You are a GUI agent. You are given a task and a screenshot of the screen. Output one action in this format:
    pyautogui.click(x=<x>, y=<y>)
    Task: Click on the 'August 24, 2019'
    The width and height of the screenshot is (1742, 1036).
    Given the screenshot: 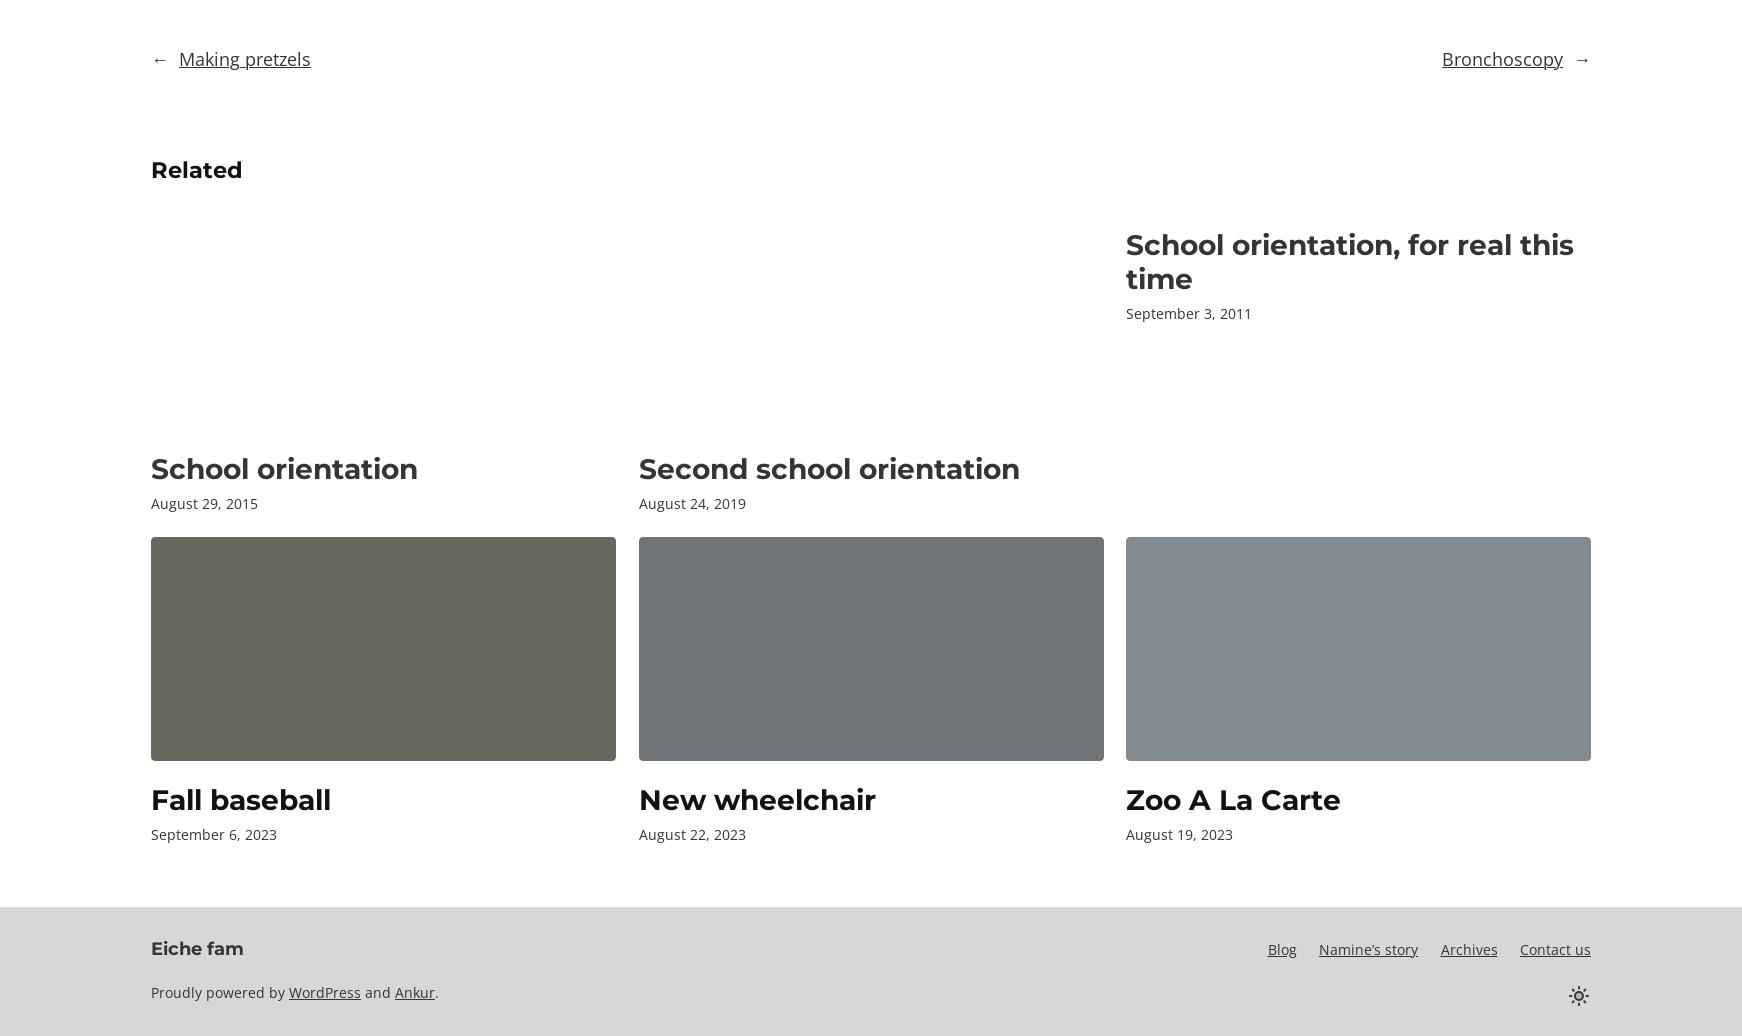 What is the action you would take?
    pyautogui.click(x=636, y=503)
    